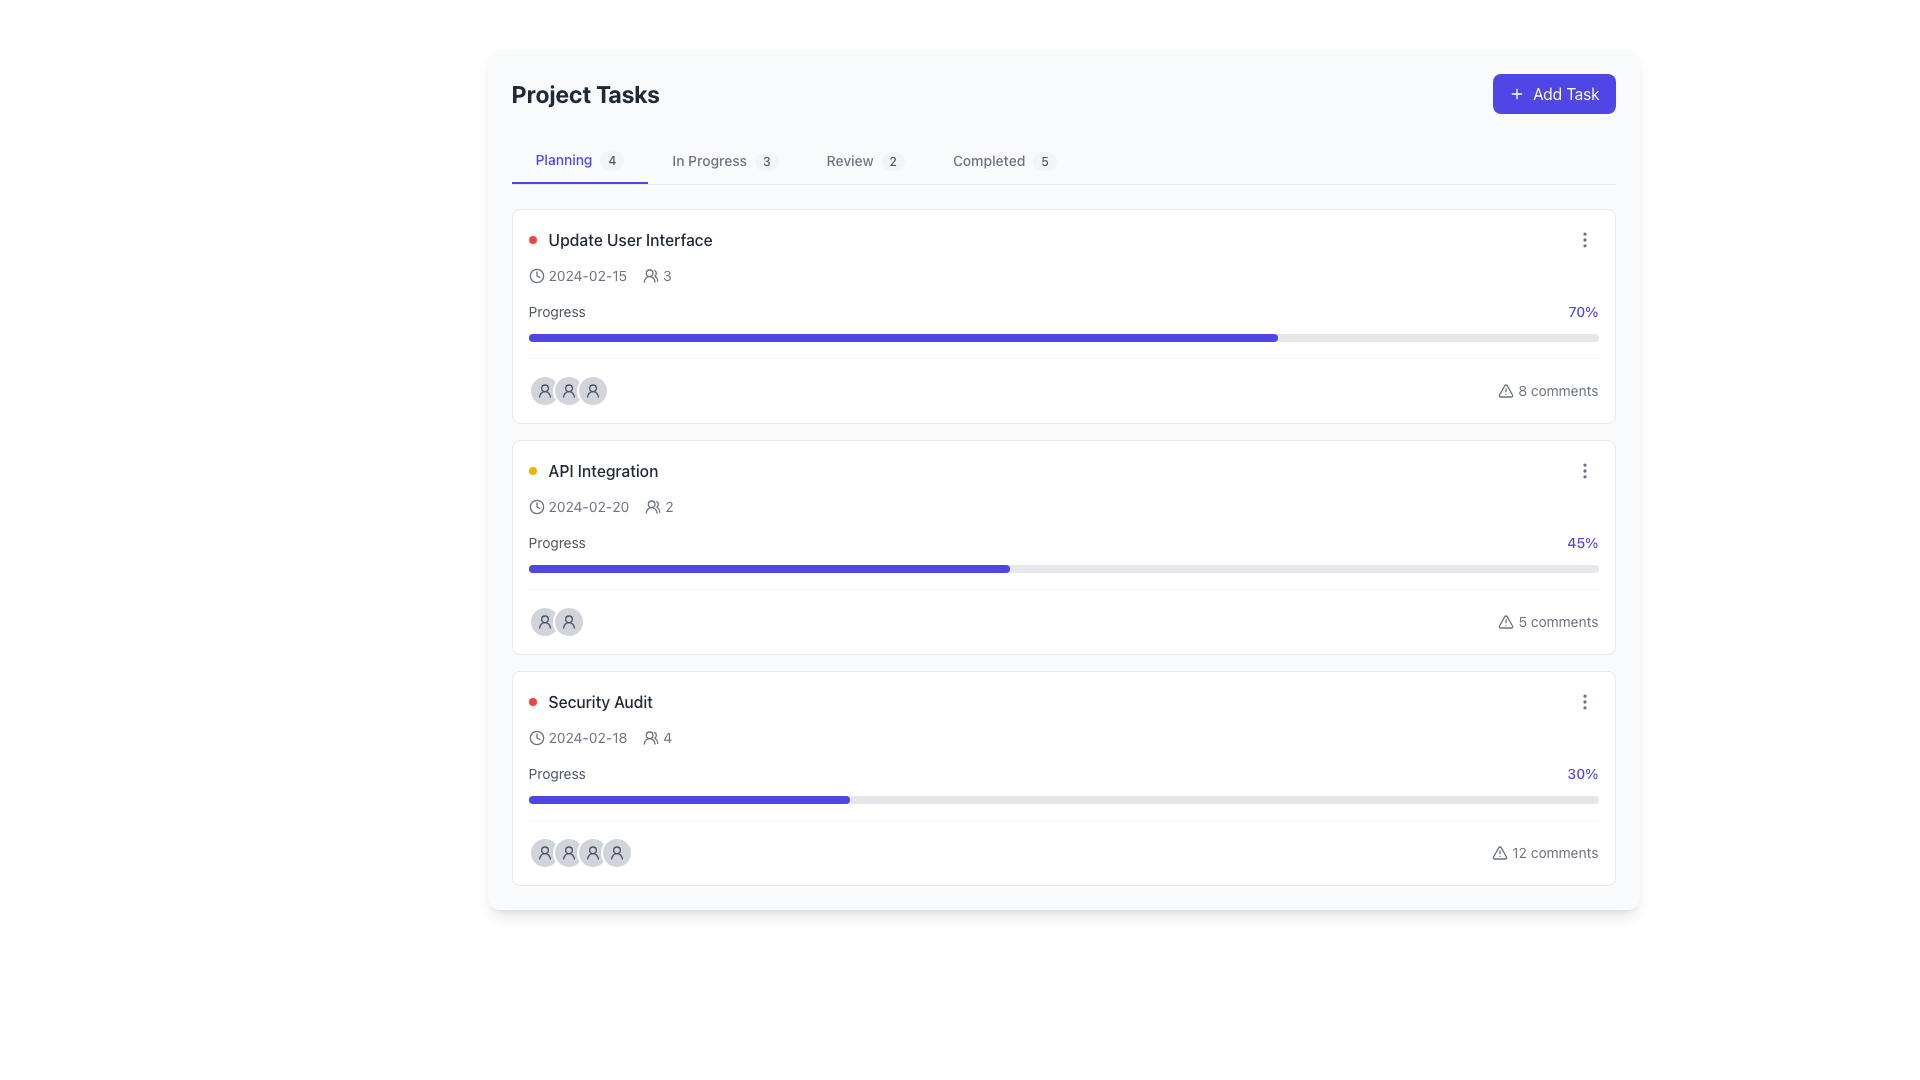 The width and height of the screenshot is (1920, 1080). Describe the element at coordinates (1062, 552) in the screenshot. I see `the visual progress of the Progress Bar located in the 'API Integration' section, positioned below the date and participant count information` at that location.